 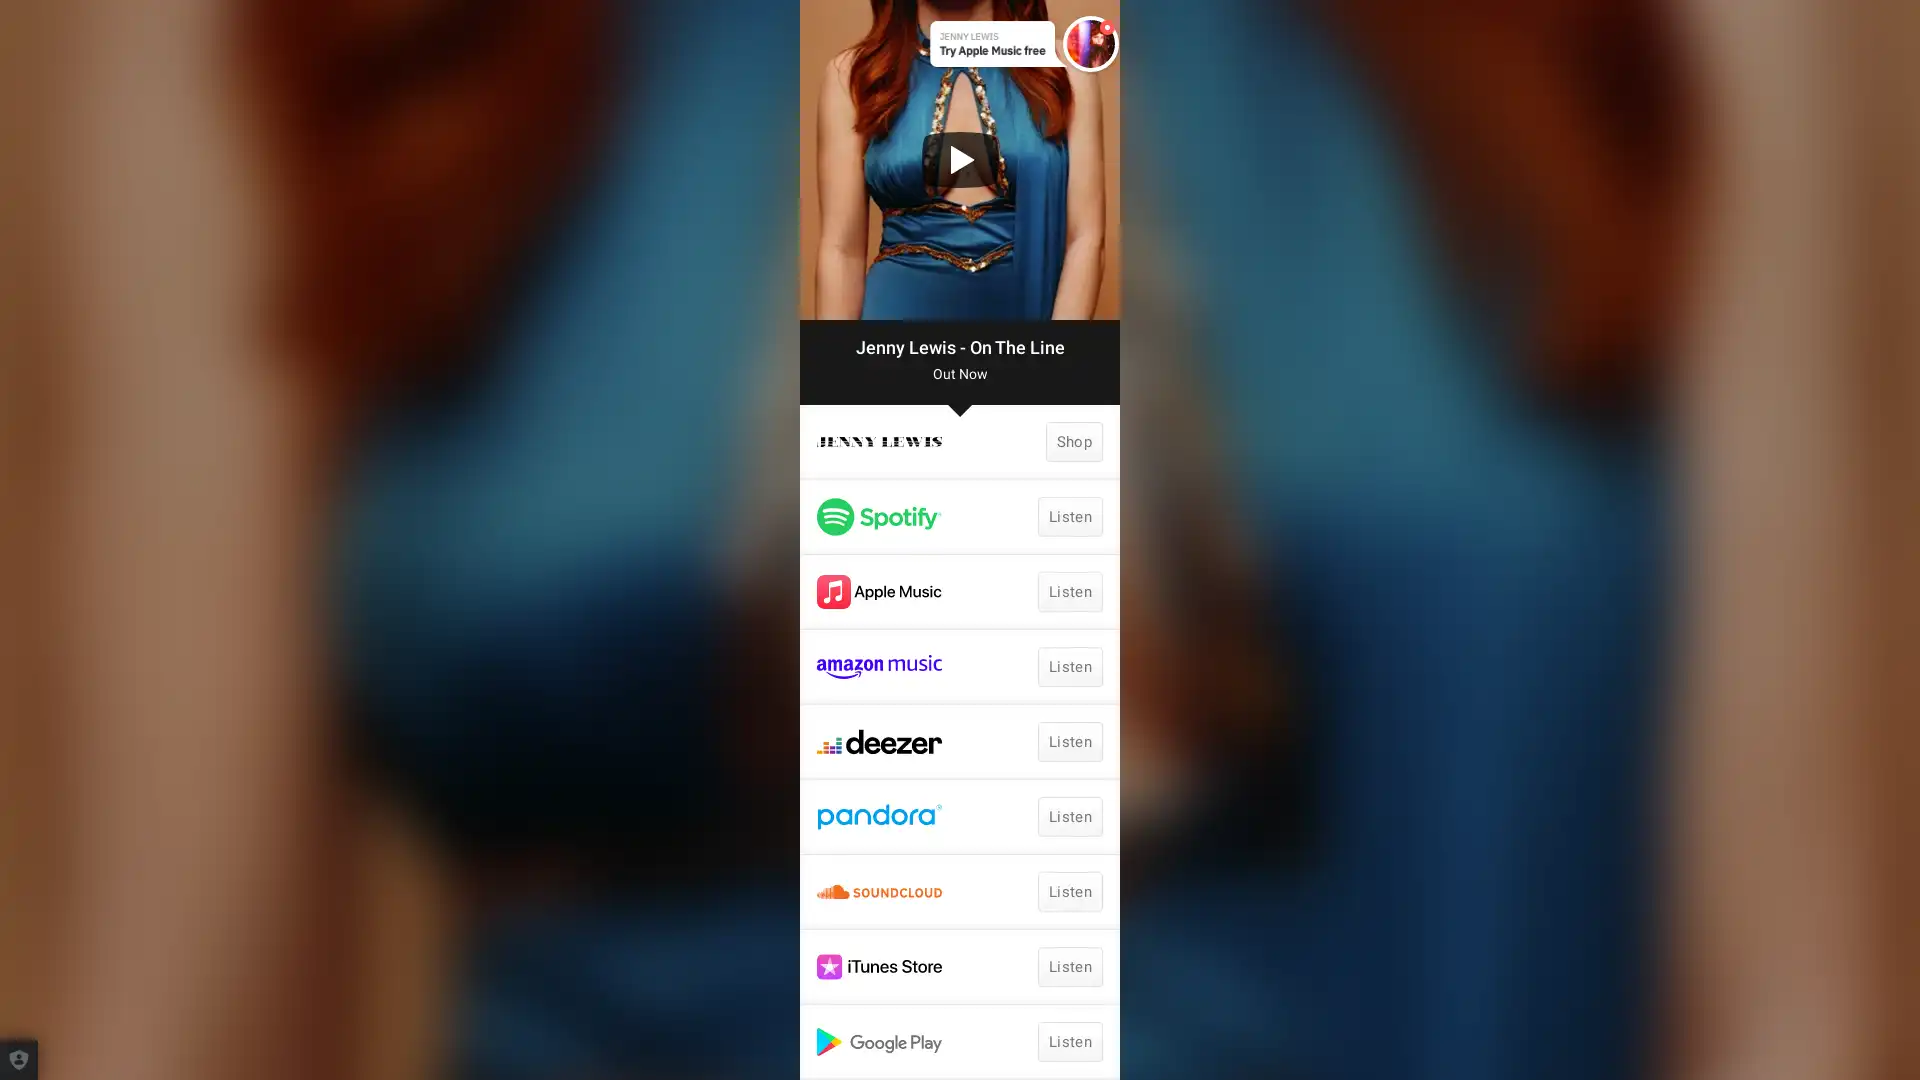 What do you see at coordinates (1069, 667) in the screenshot?
I see `Listen` at bounding box center [1069, 667].